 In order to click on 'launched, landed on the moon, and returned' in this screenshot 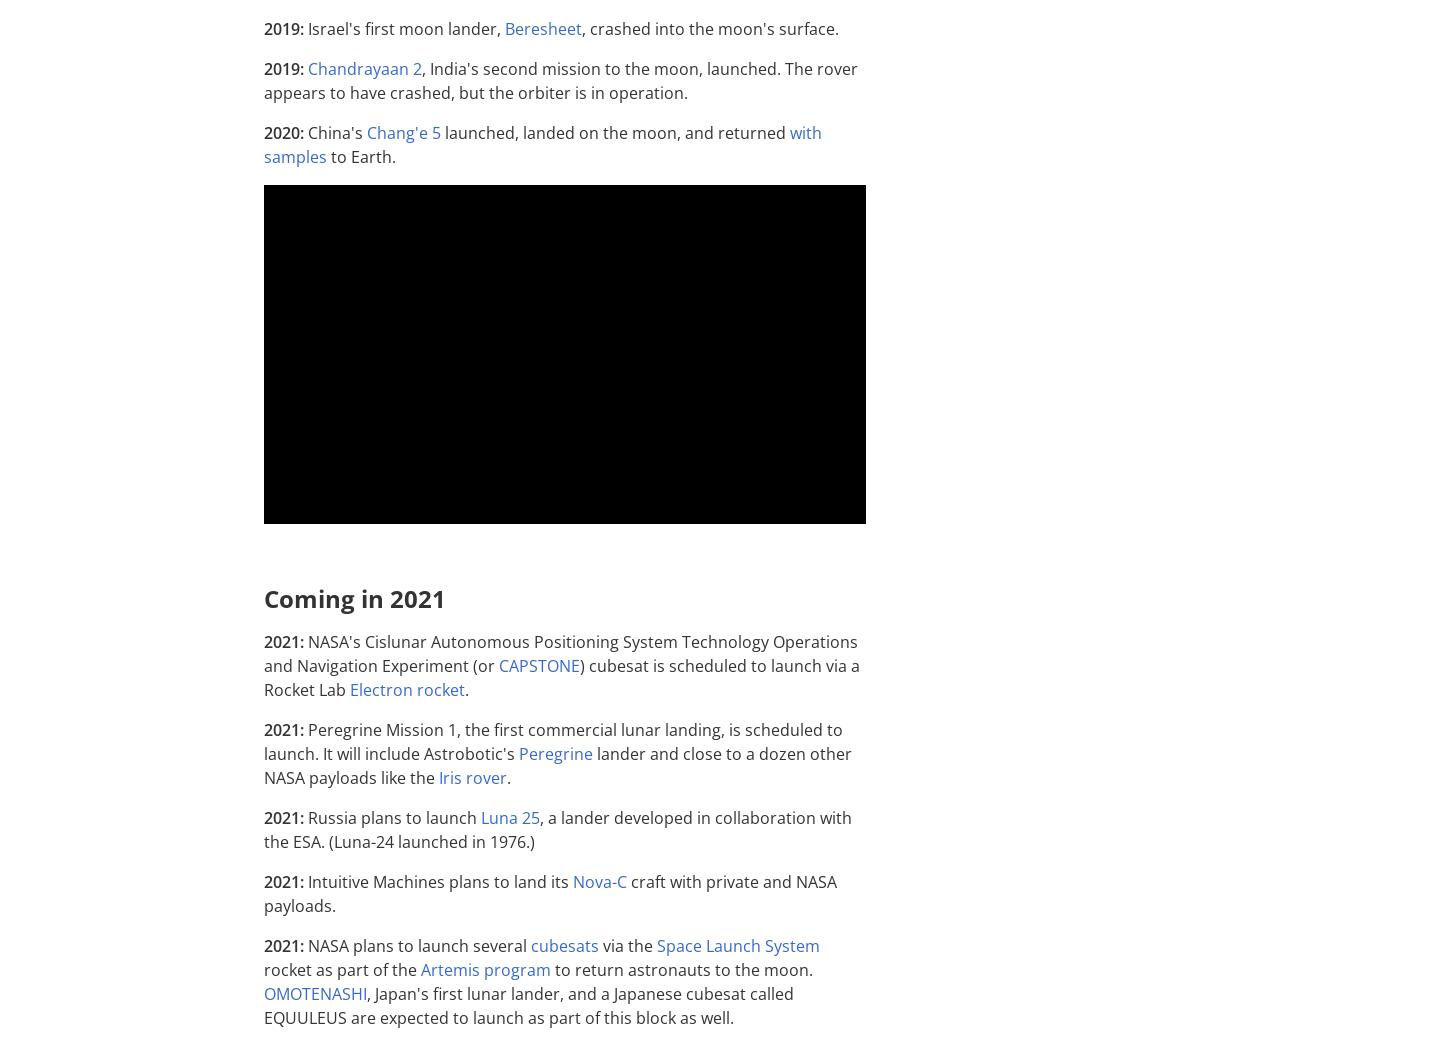, I will do `click(439, 132)`.